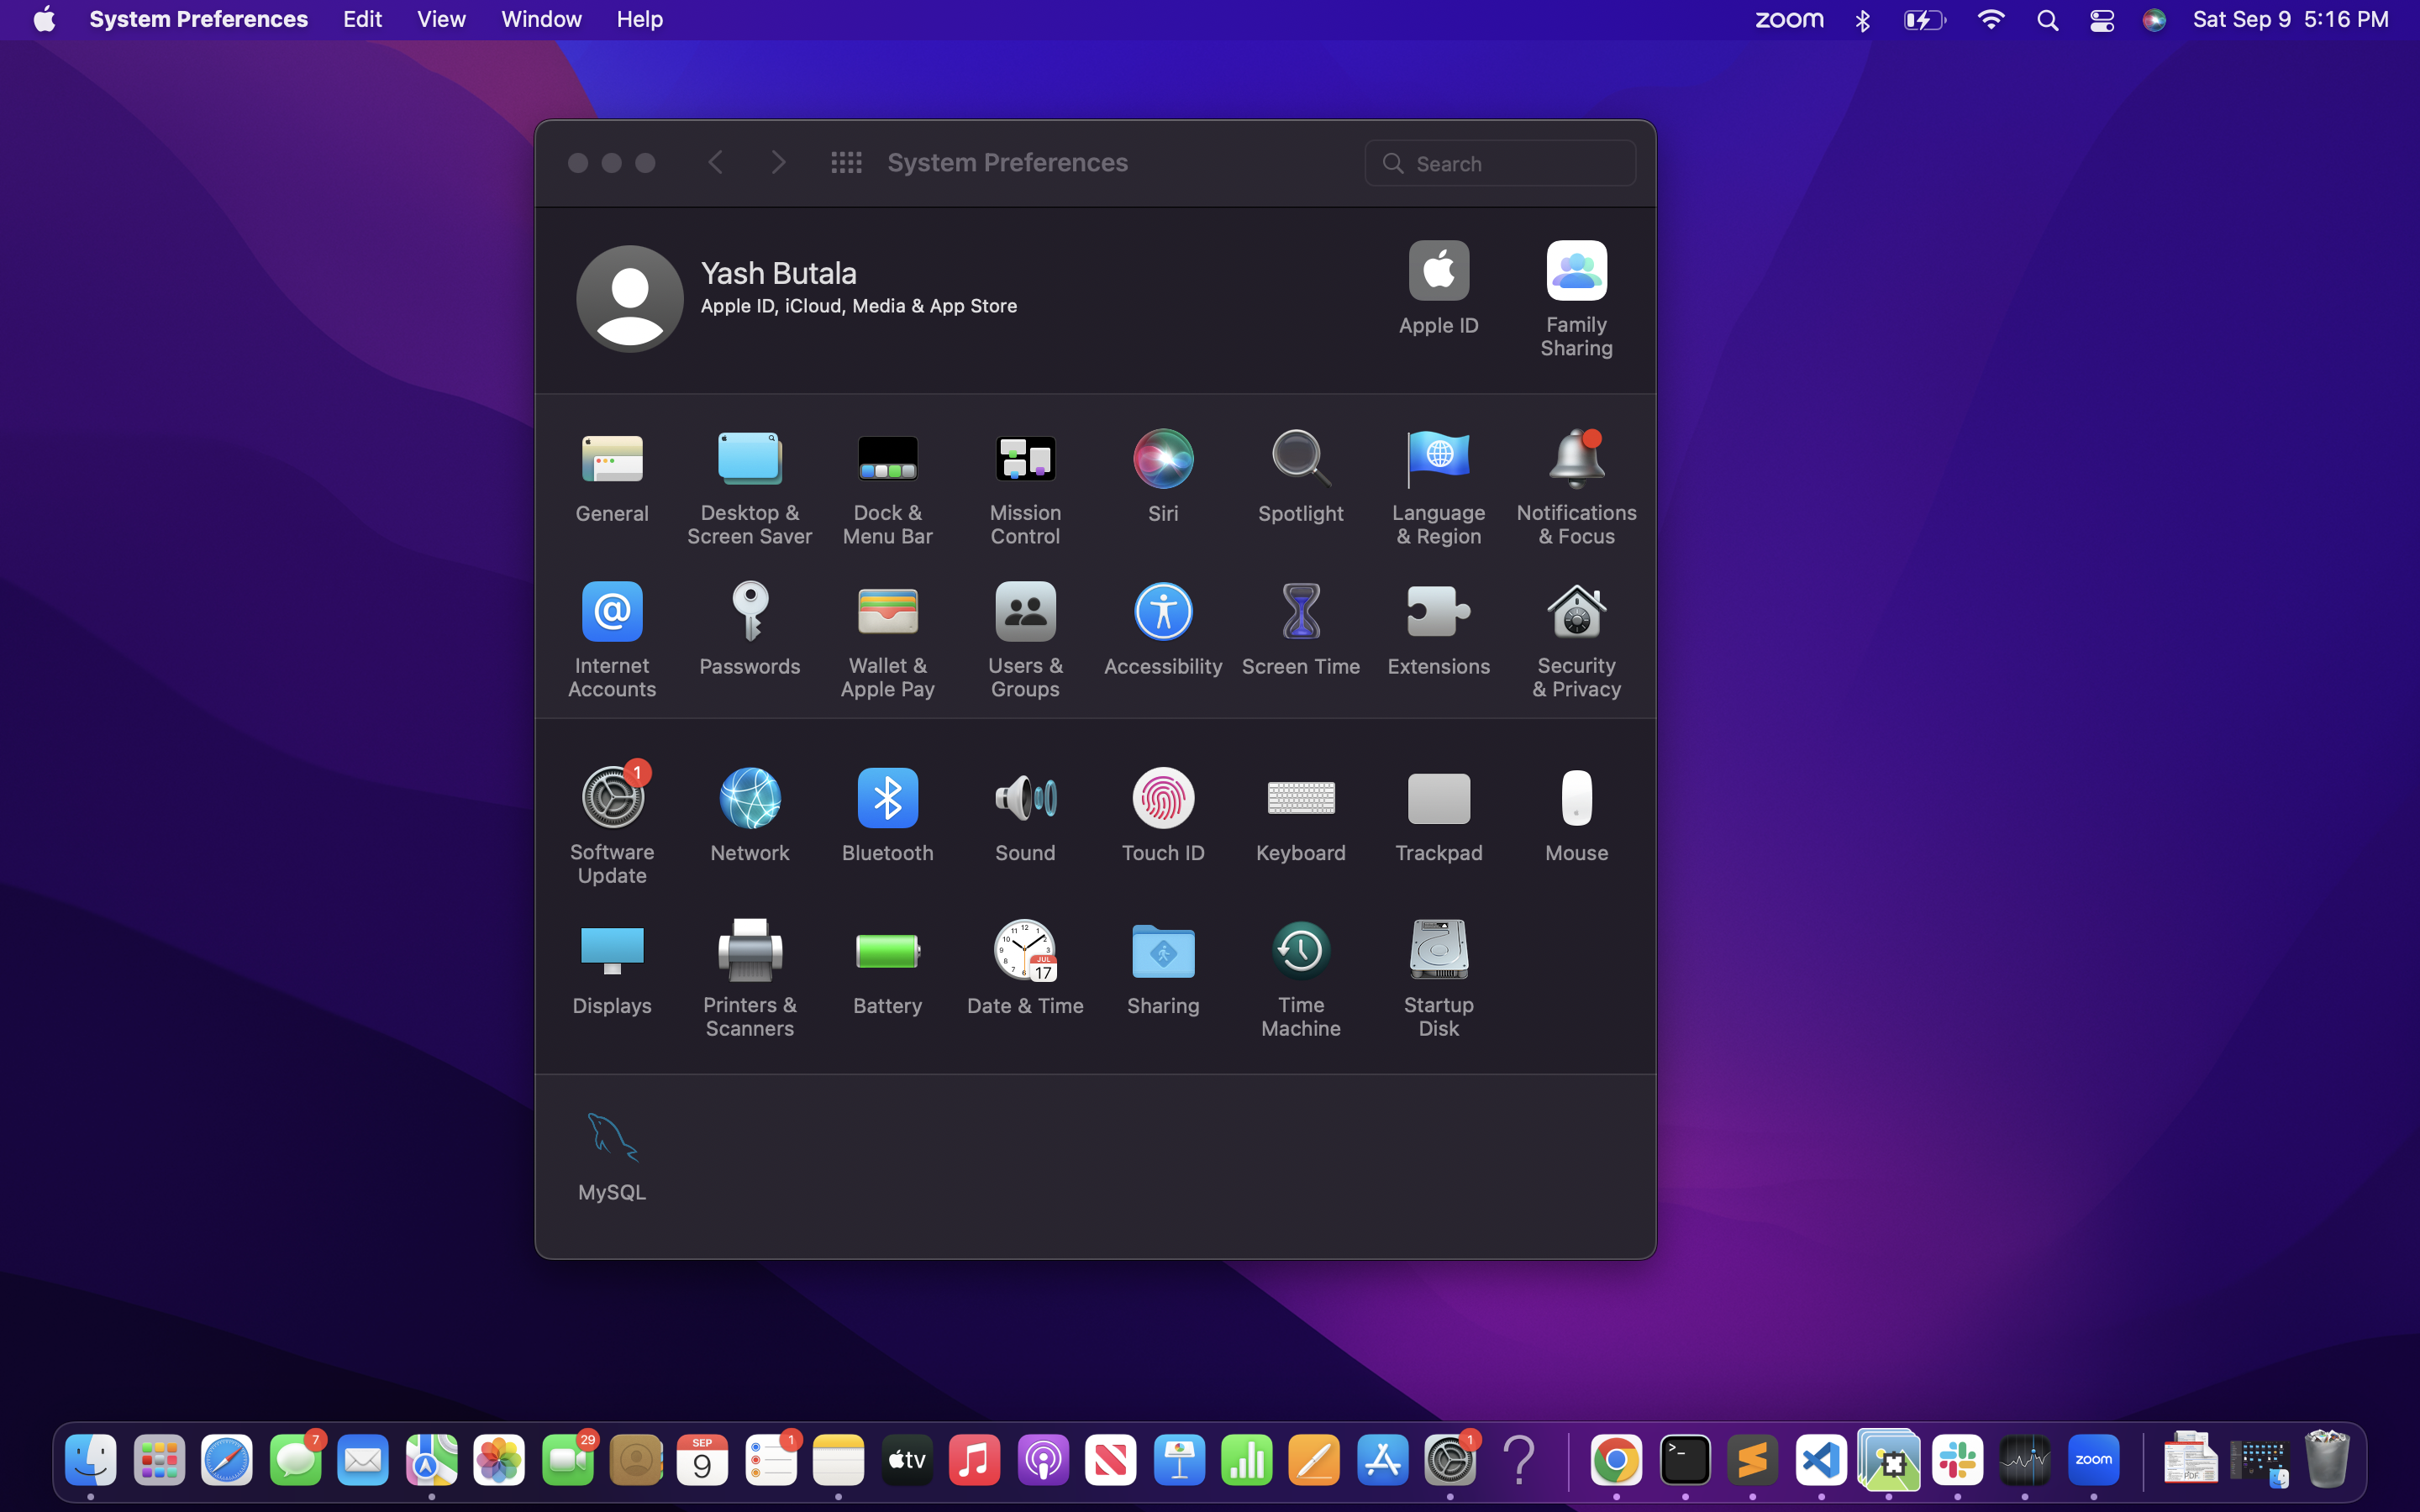  What do you see at coordinates (1502, 160) in the screenshot?
I see `Use search bar to find hardware settings` at bounding box center [1502, 160].